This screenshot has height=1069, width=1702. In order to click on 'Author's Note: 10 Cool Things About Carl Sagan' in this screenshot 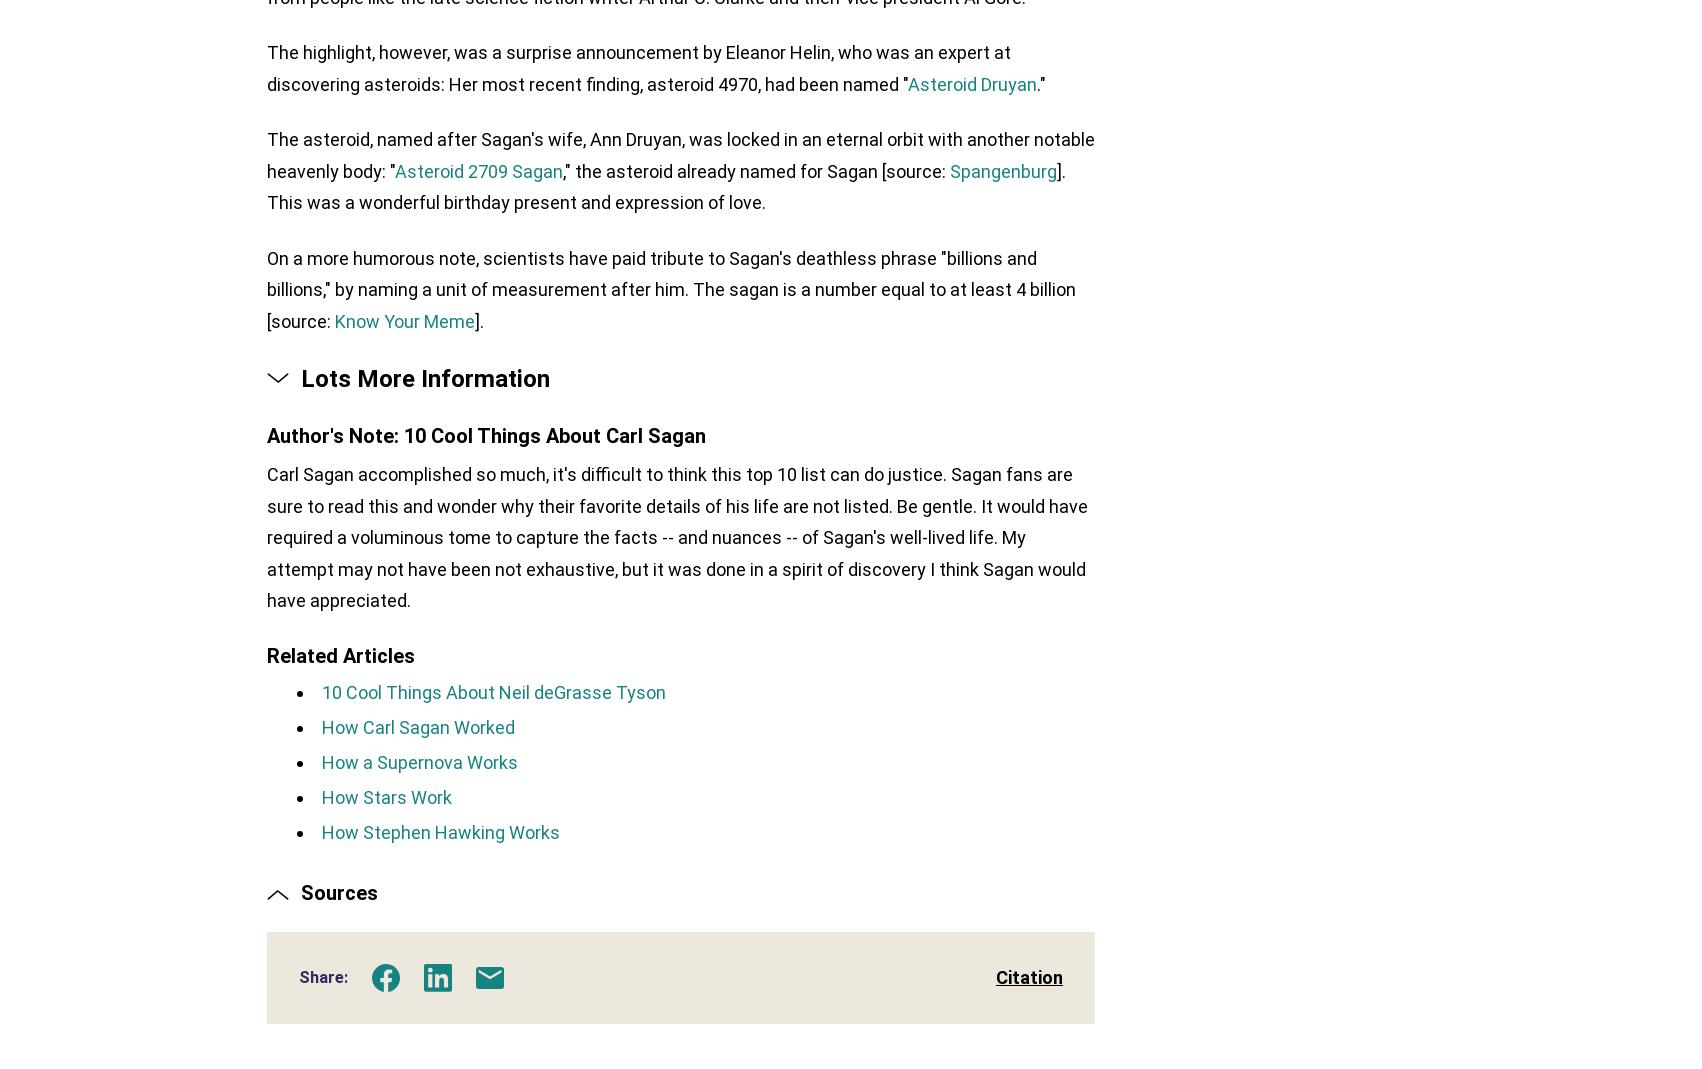, I will do `click(485, 439)`.